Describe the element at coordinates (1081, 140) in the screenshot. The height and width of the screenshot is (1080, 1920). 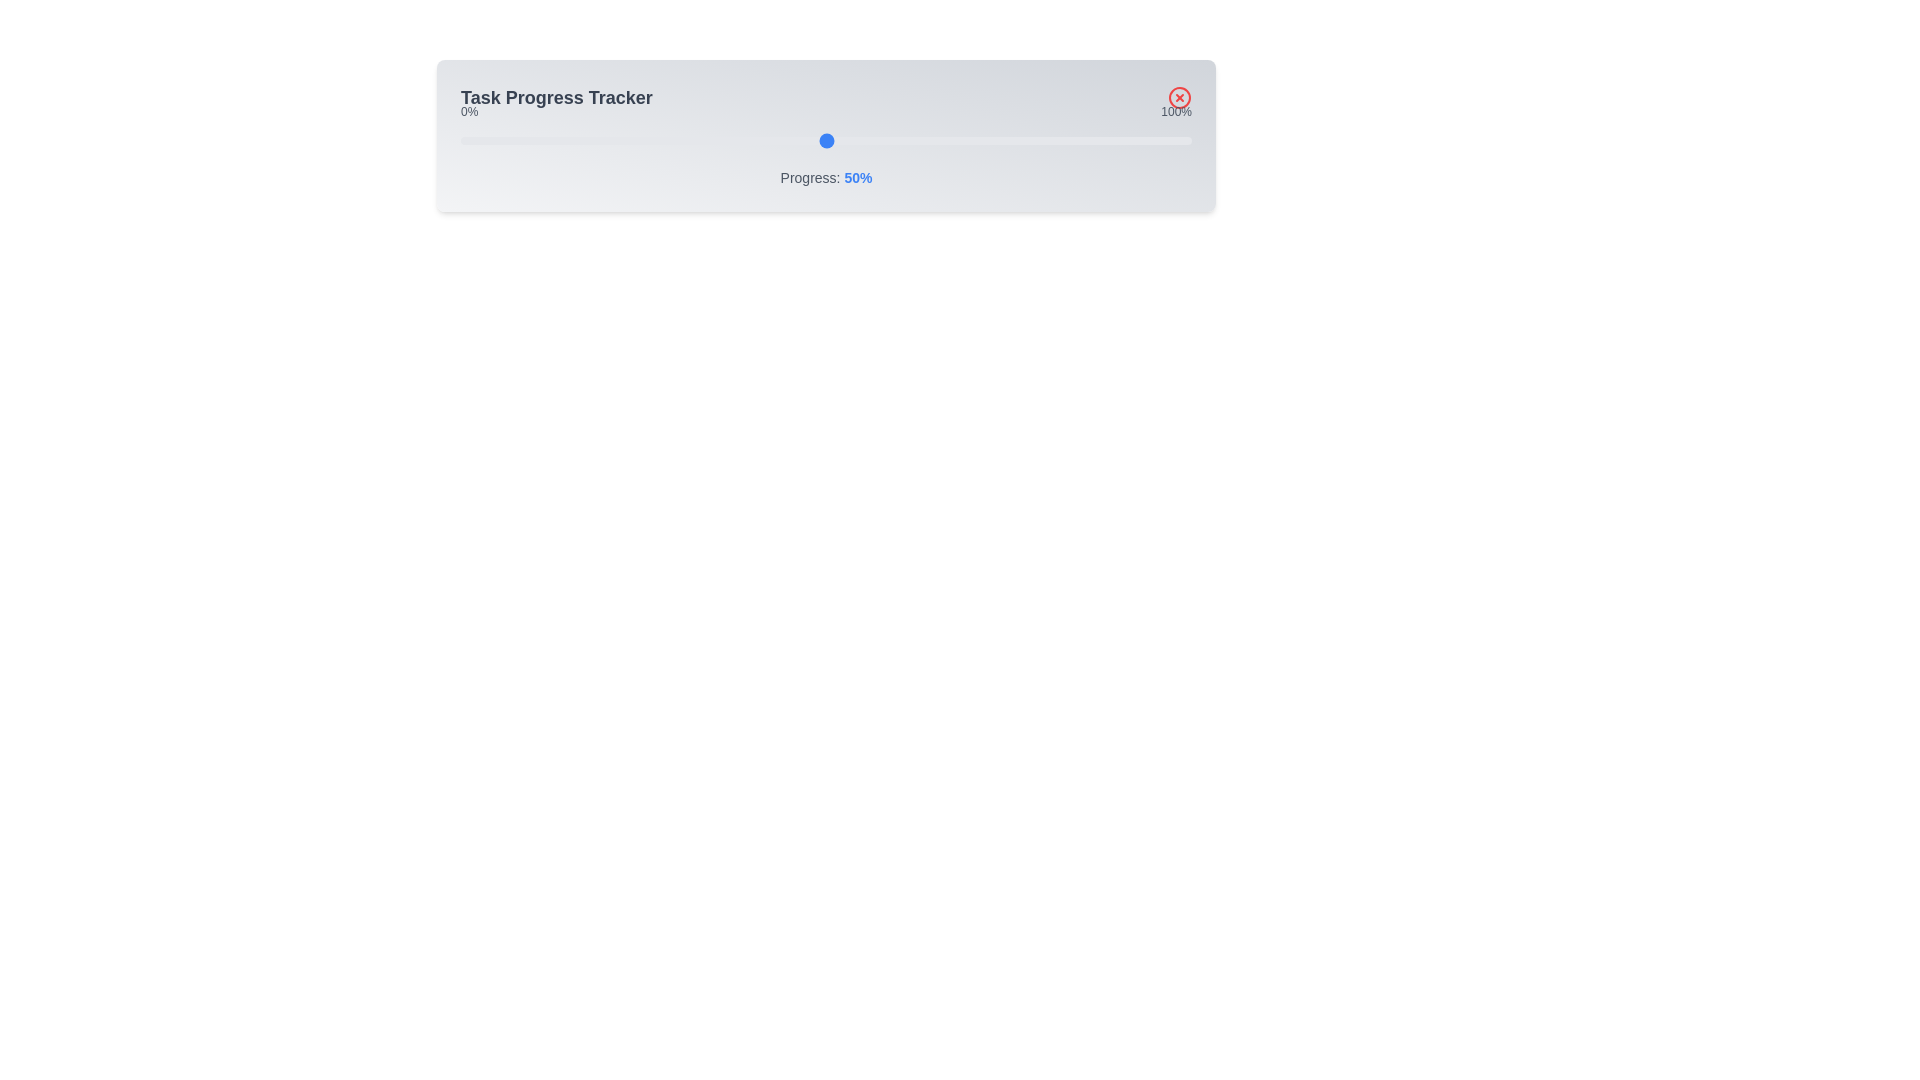
I see `task progress` at that location.